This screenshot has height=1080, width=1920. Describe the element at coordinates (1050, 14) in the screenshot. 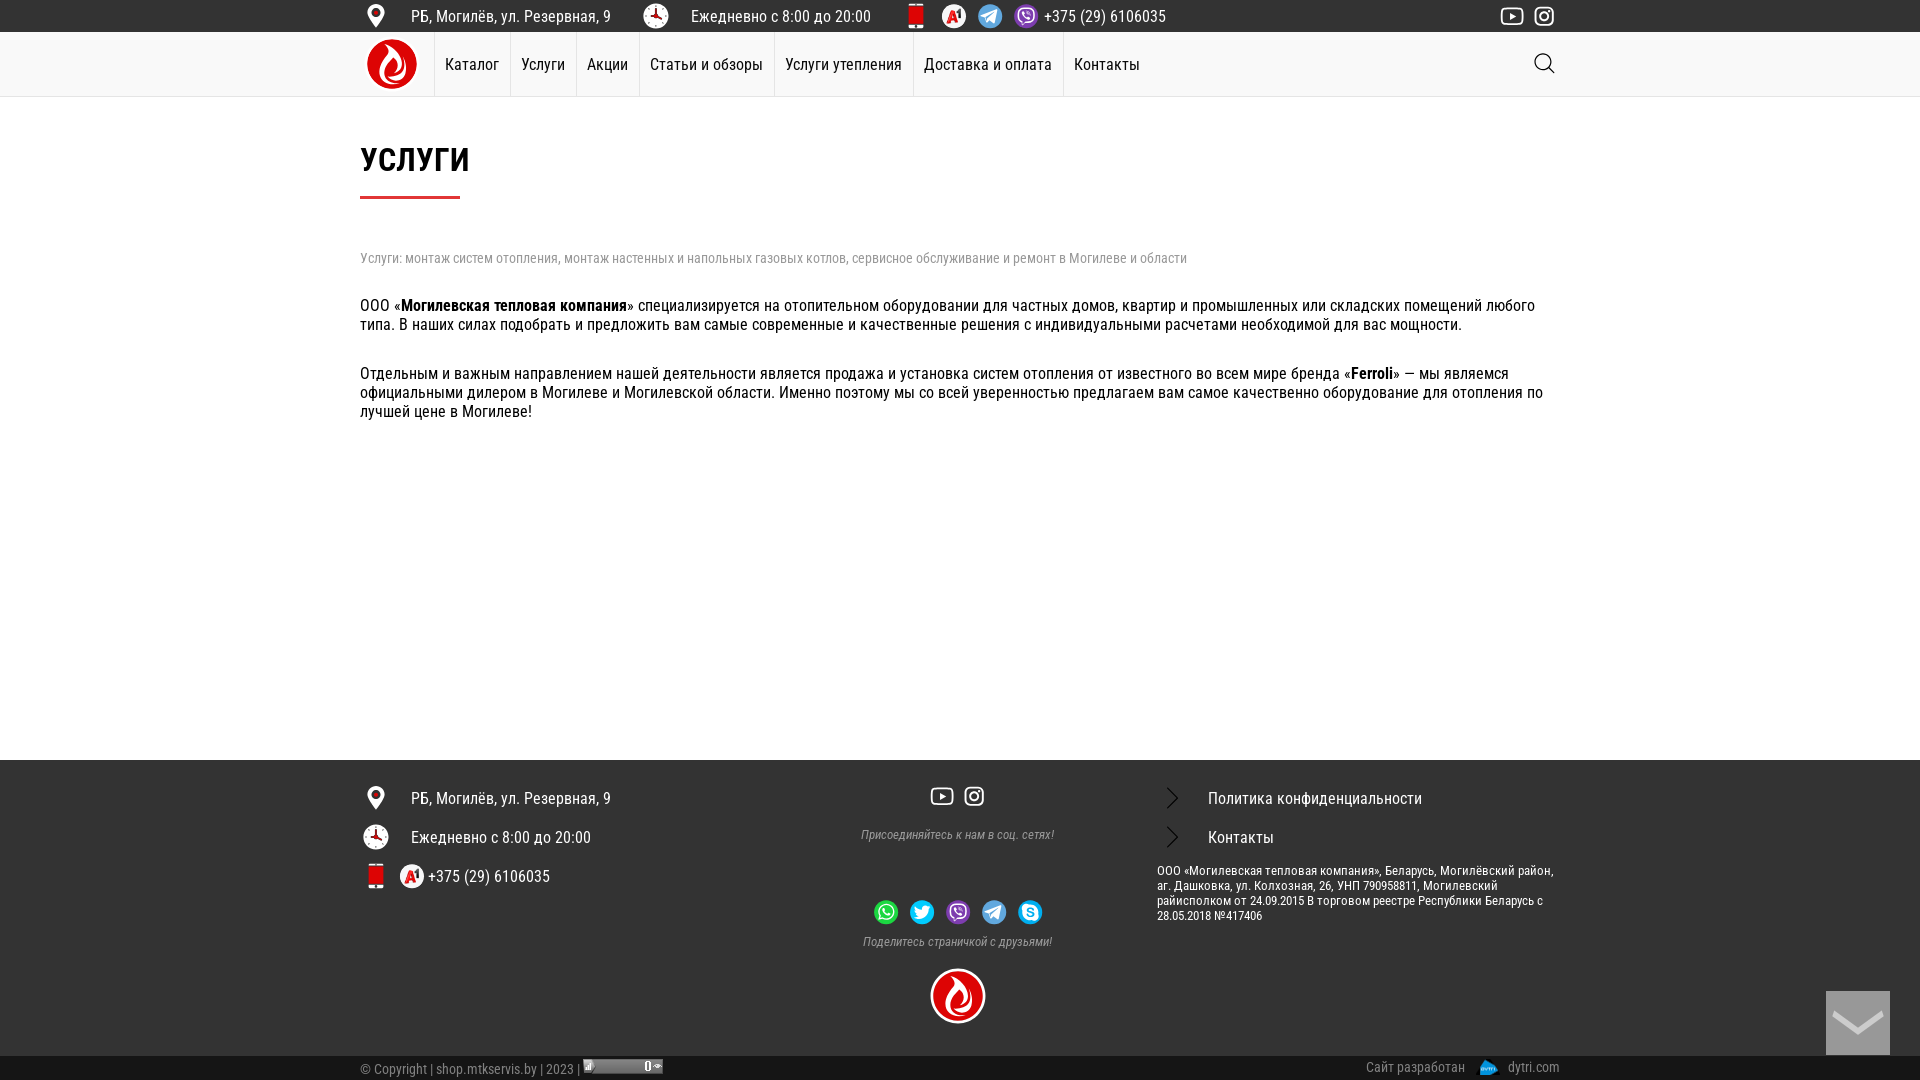

I see `'+375 (29) 6106035'` at that location.